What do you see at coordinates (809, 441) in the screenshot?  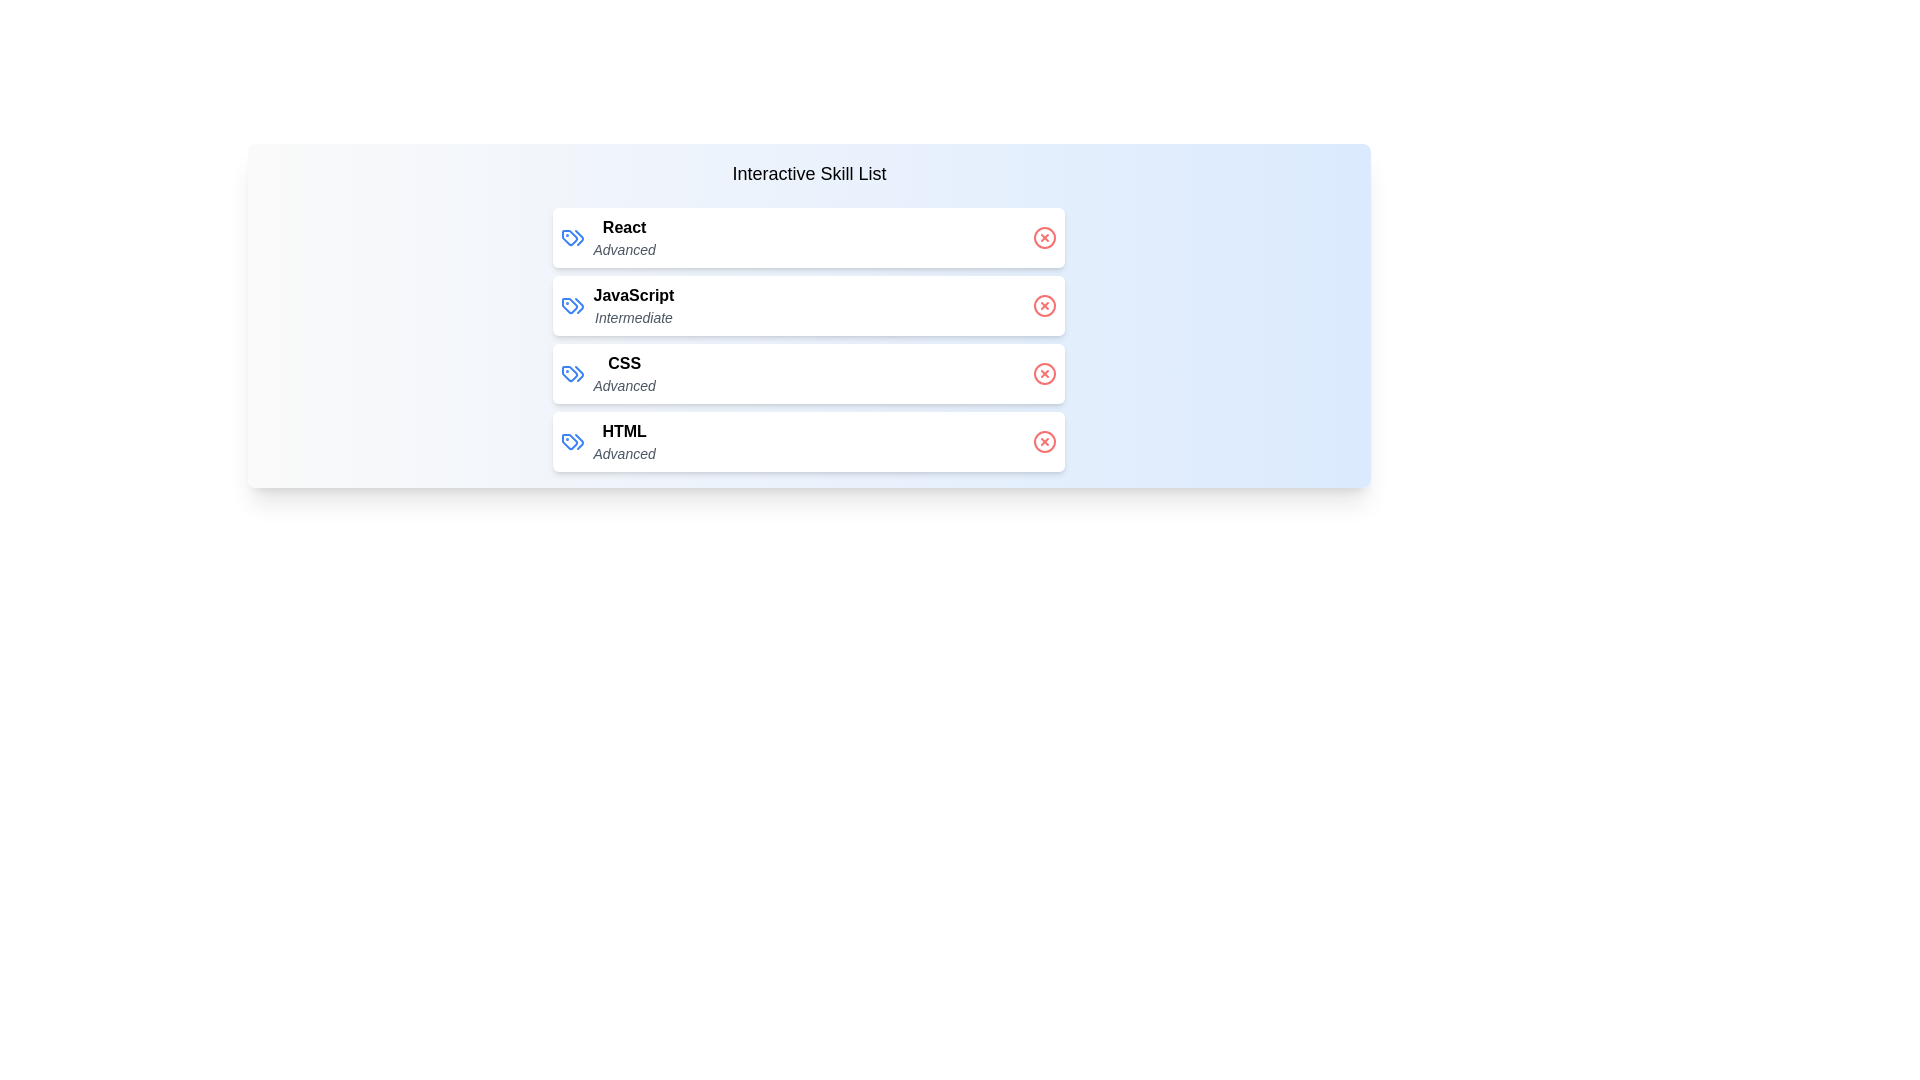 I see `the skill HTML to observe the hover effect` at bounding box center [809, 441].